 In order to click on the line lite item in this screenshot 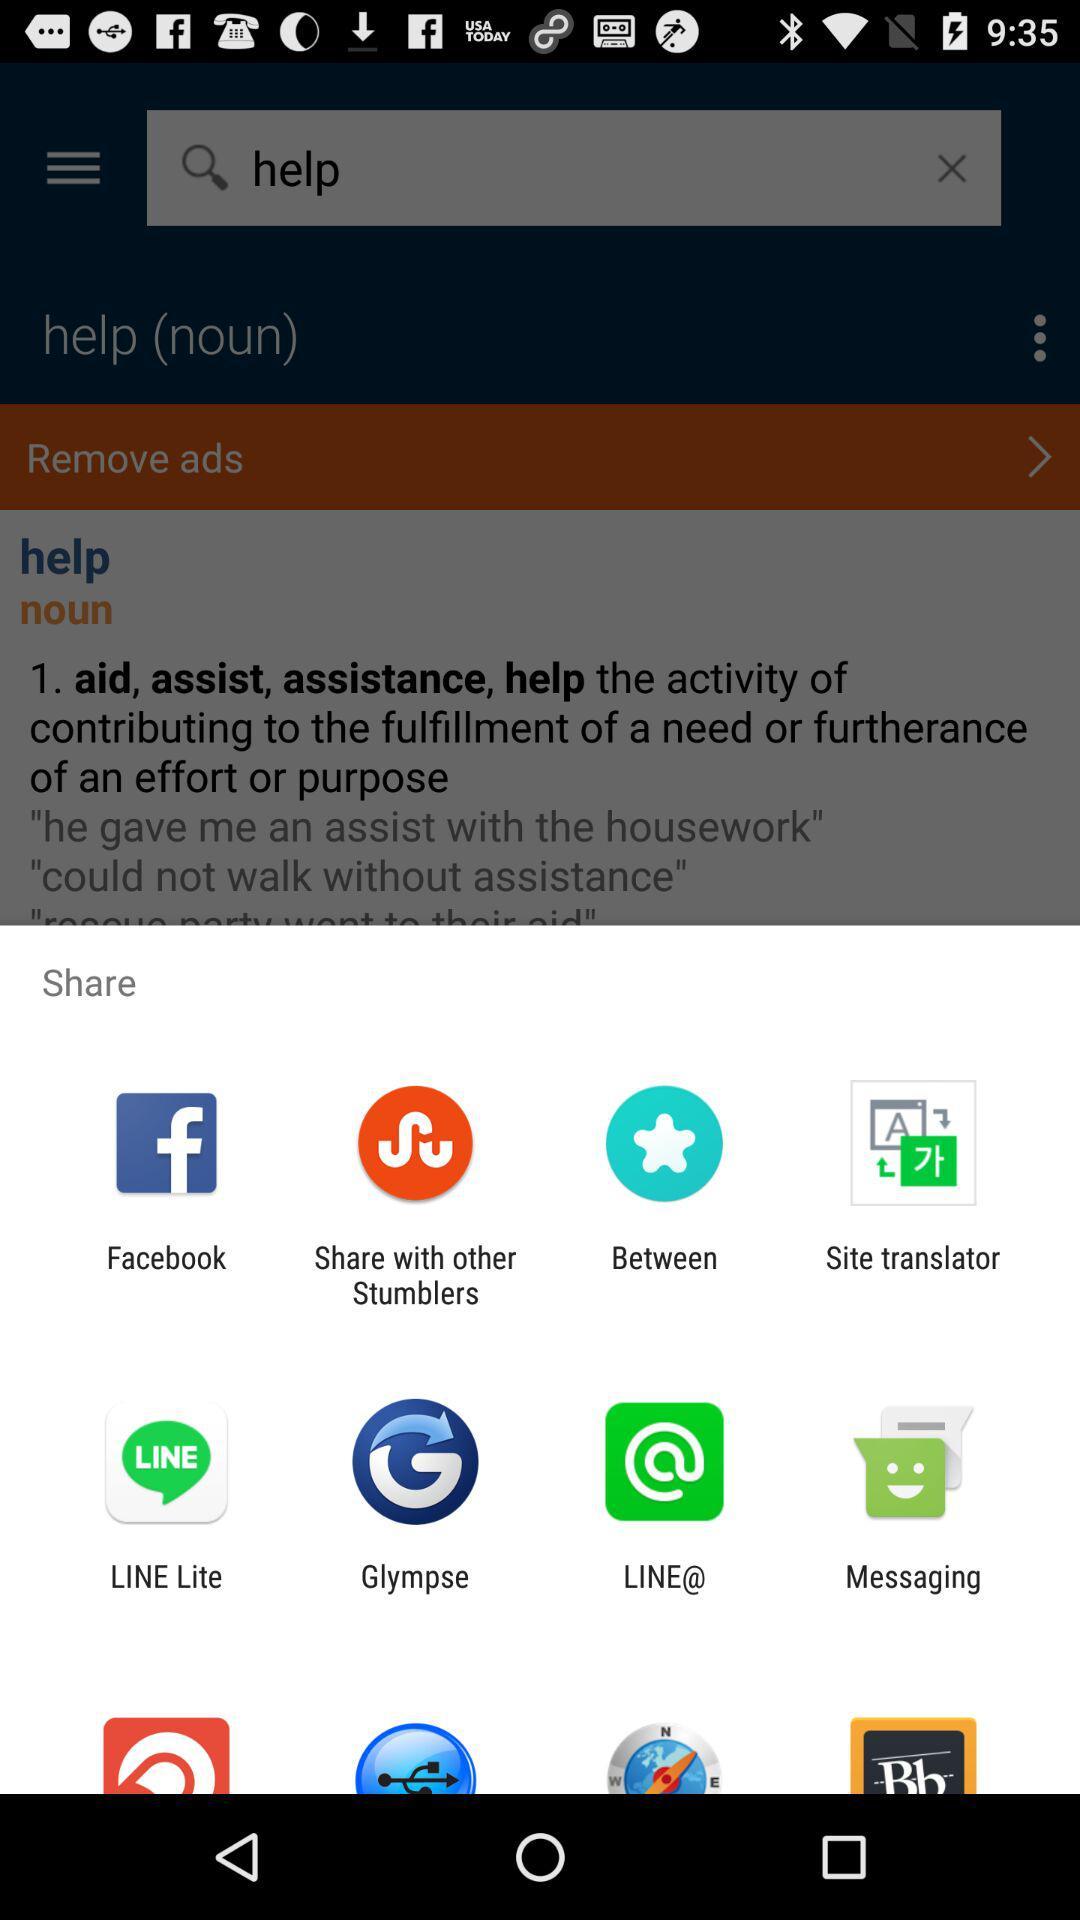, I will do `click(165, 1592)`.